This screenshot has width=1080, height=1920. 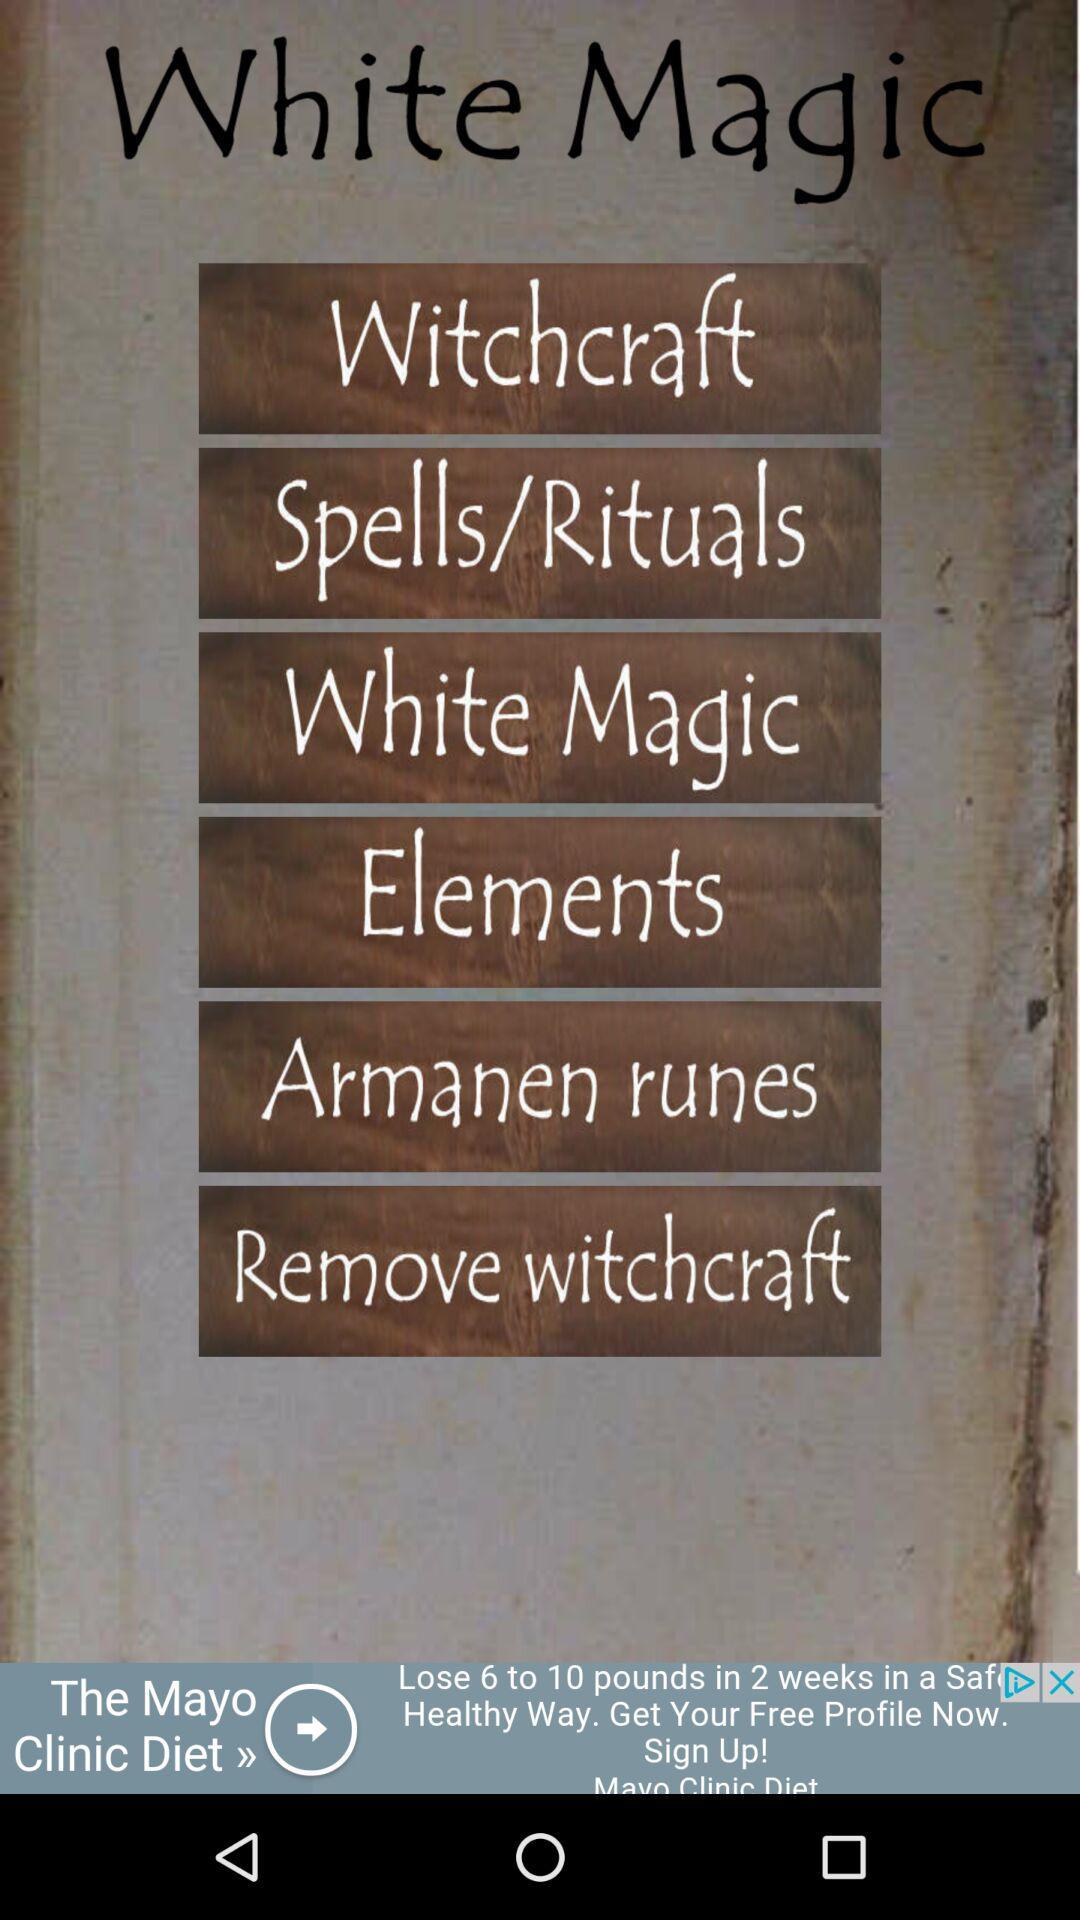 What do you see at coordinates (540, 717) in the screenshot?
I see `white magic` at bounding box center [540, 717].